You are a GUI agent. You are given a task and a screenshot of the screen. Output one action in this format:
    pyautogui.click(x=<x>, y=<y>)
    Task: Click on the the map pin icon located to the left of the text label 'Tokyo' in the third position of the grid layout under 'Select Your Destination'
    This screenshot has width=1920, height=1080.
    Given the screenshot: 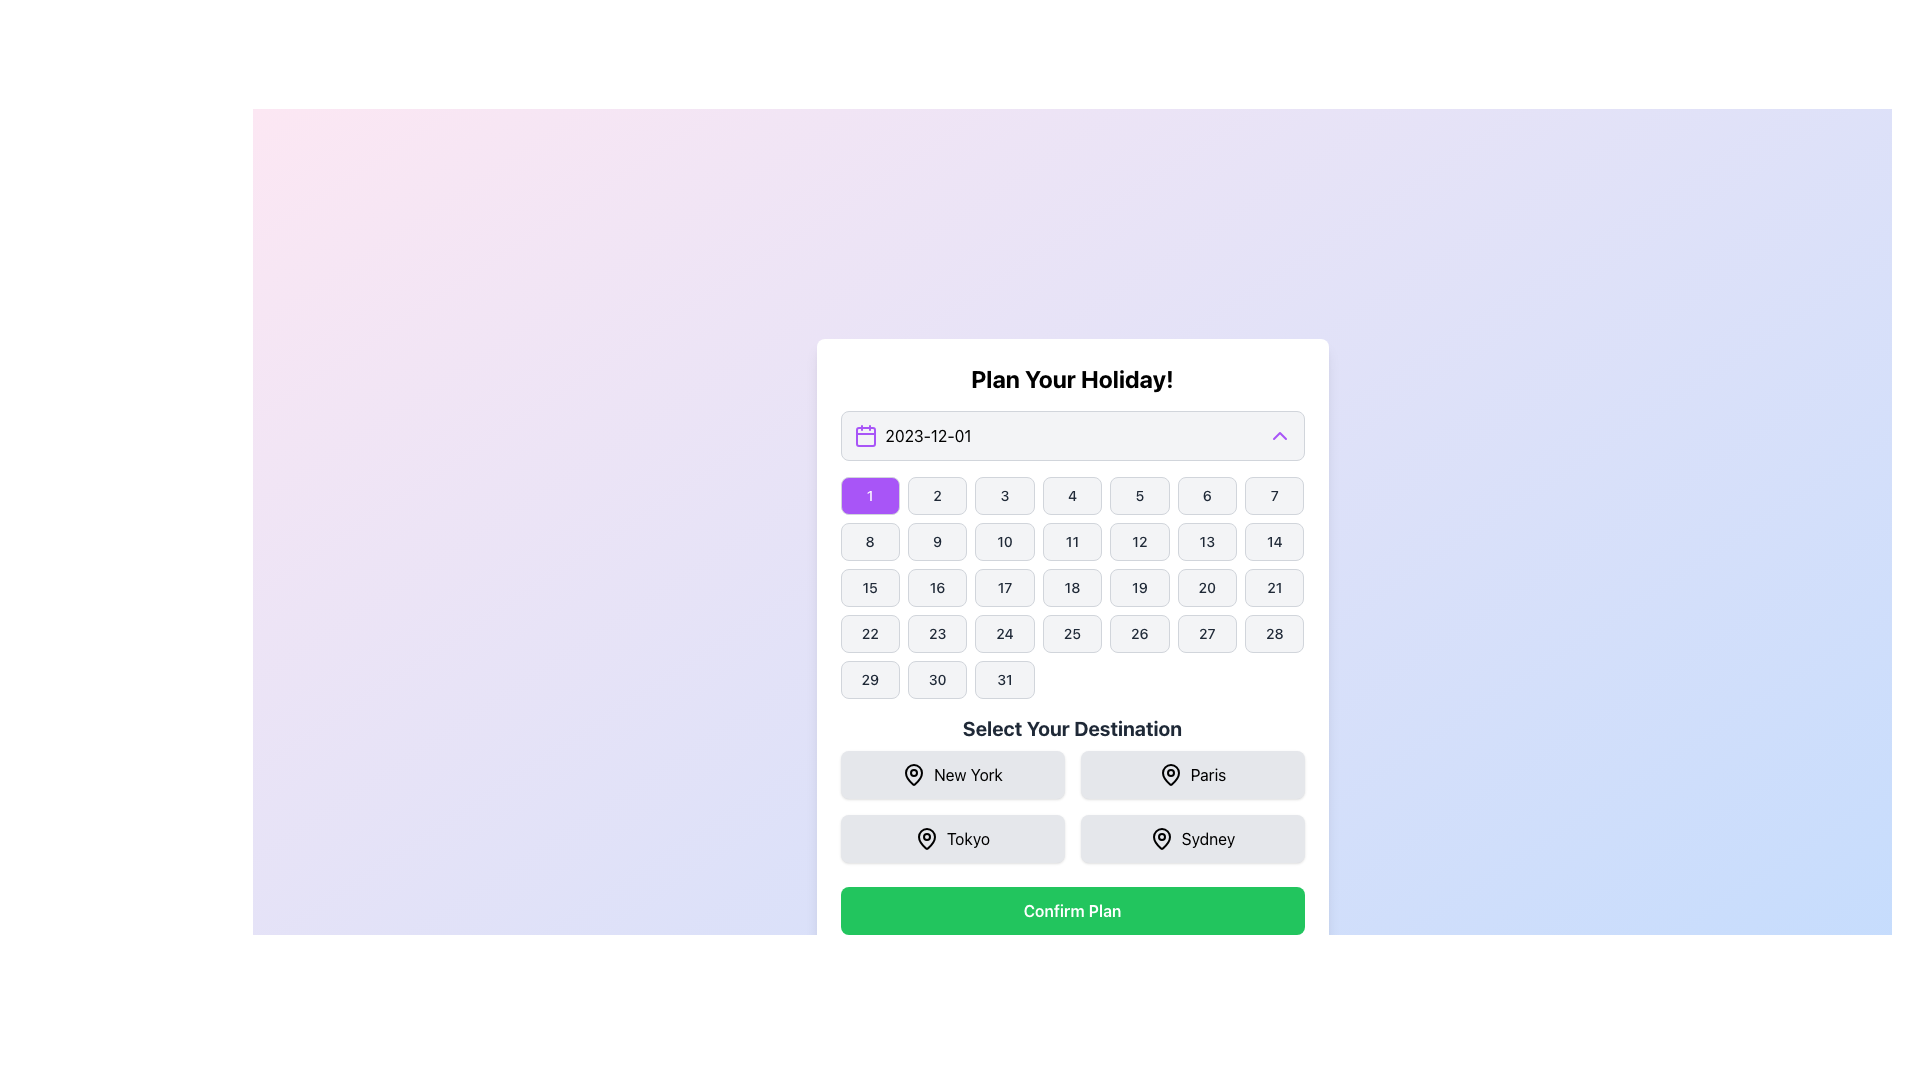 What is the action you would take?
    pyautogui.click(x=925, y=839)
    